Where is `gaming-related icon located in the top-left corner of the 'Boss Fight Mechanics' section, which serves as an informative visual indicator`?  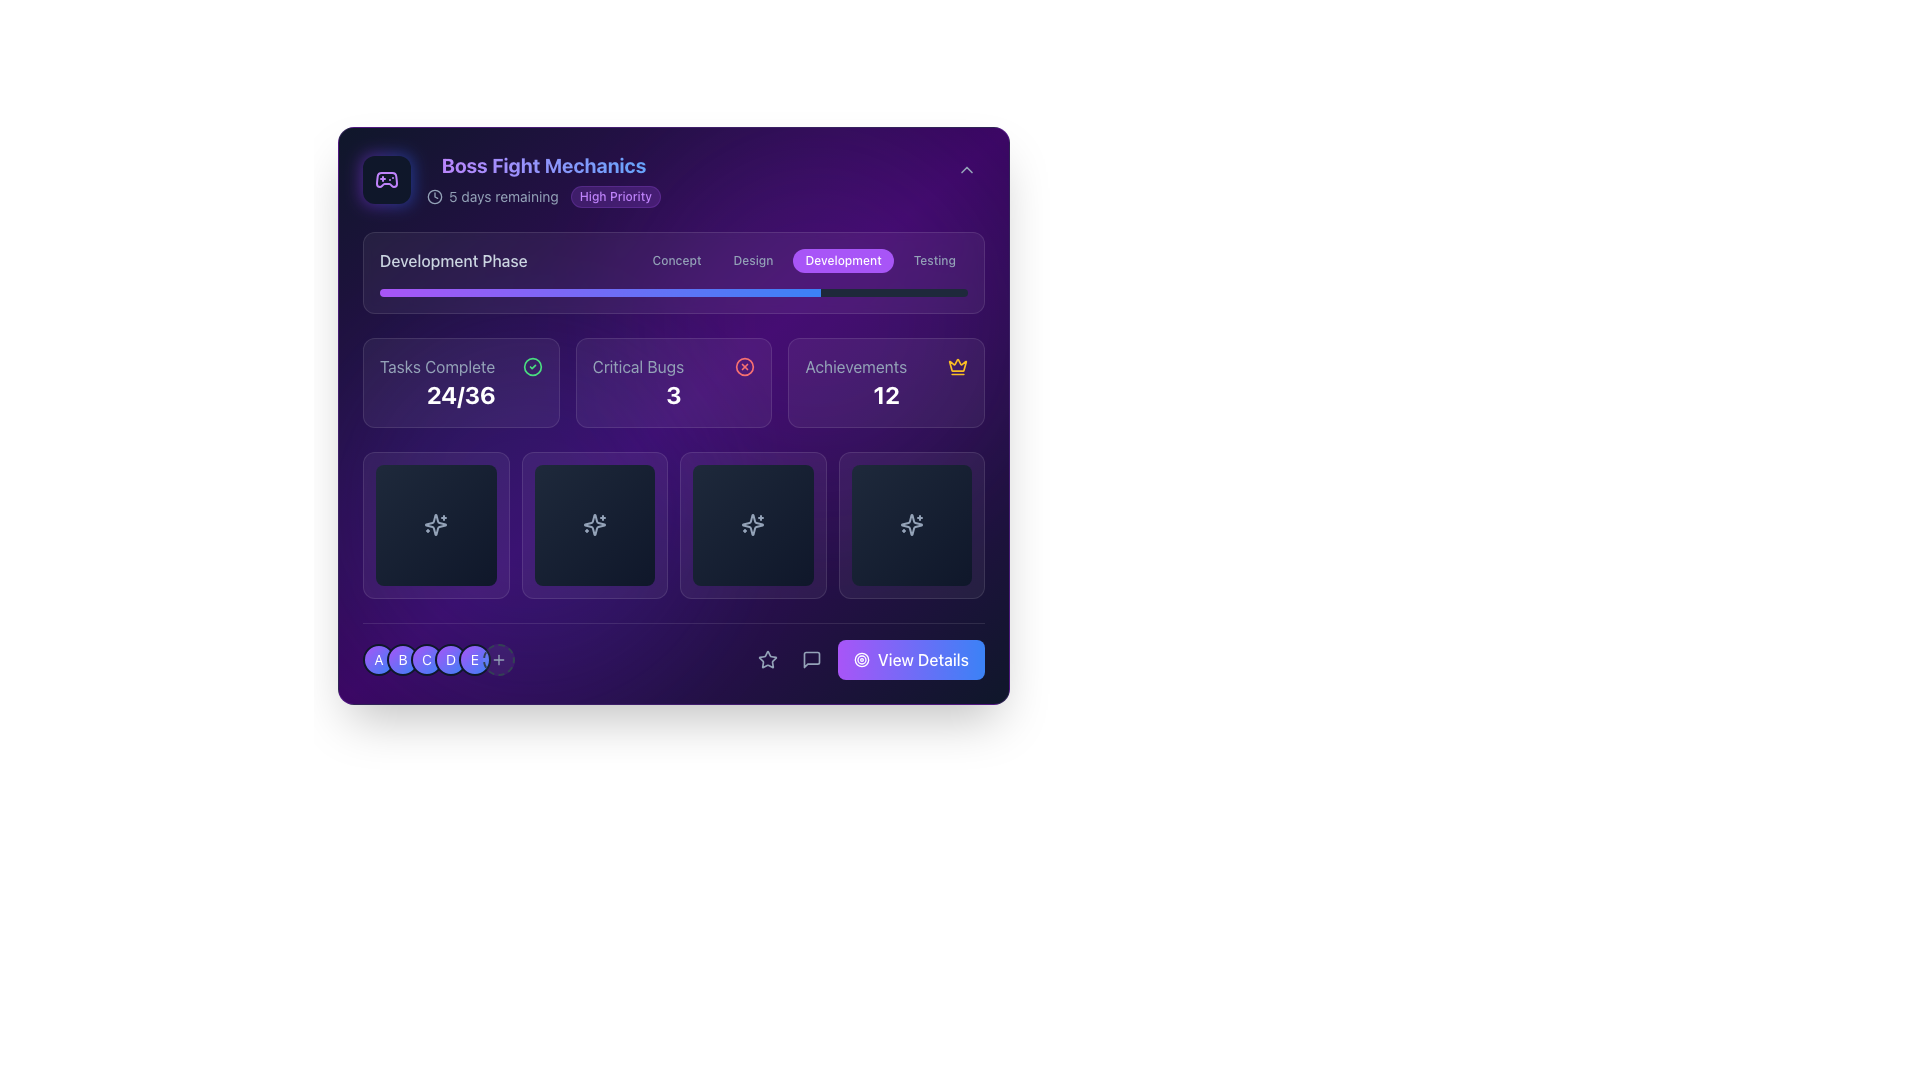 gaming-related icon located in the top-left corner of the 'Boss Fight Mechanics' section, which serves as an informative visual indicator is located at coordinates (387, 180).